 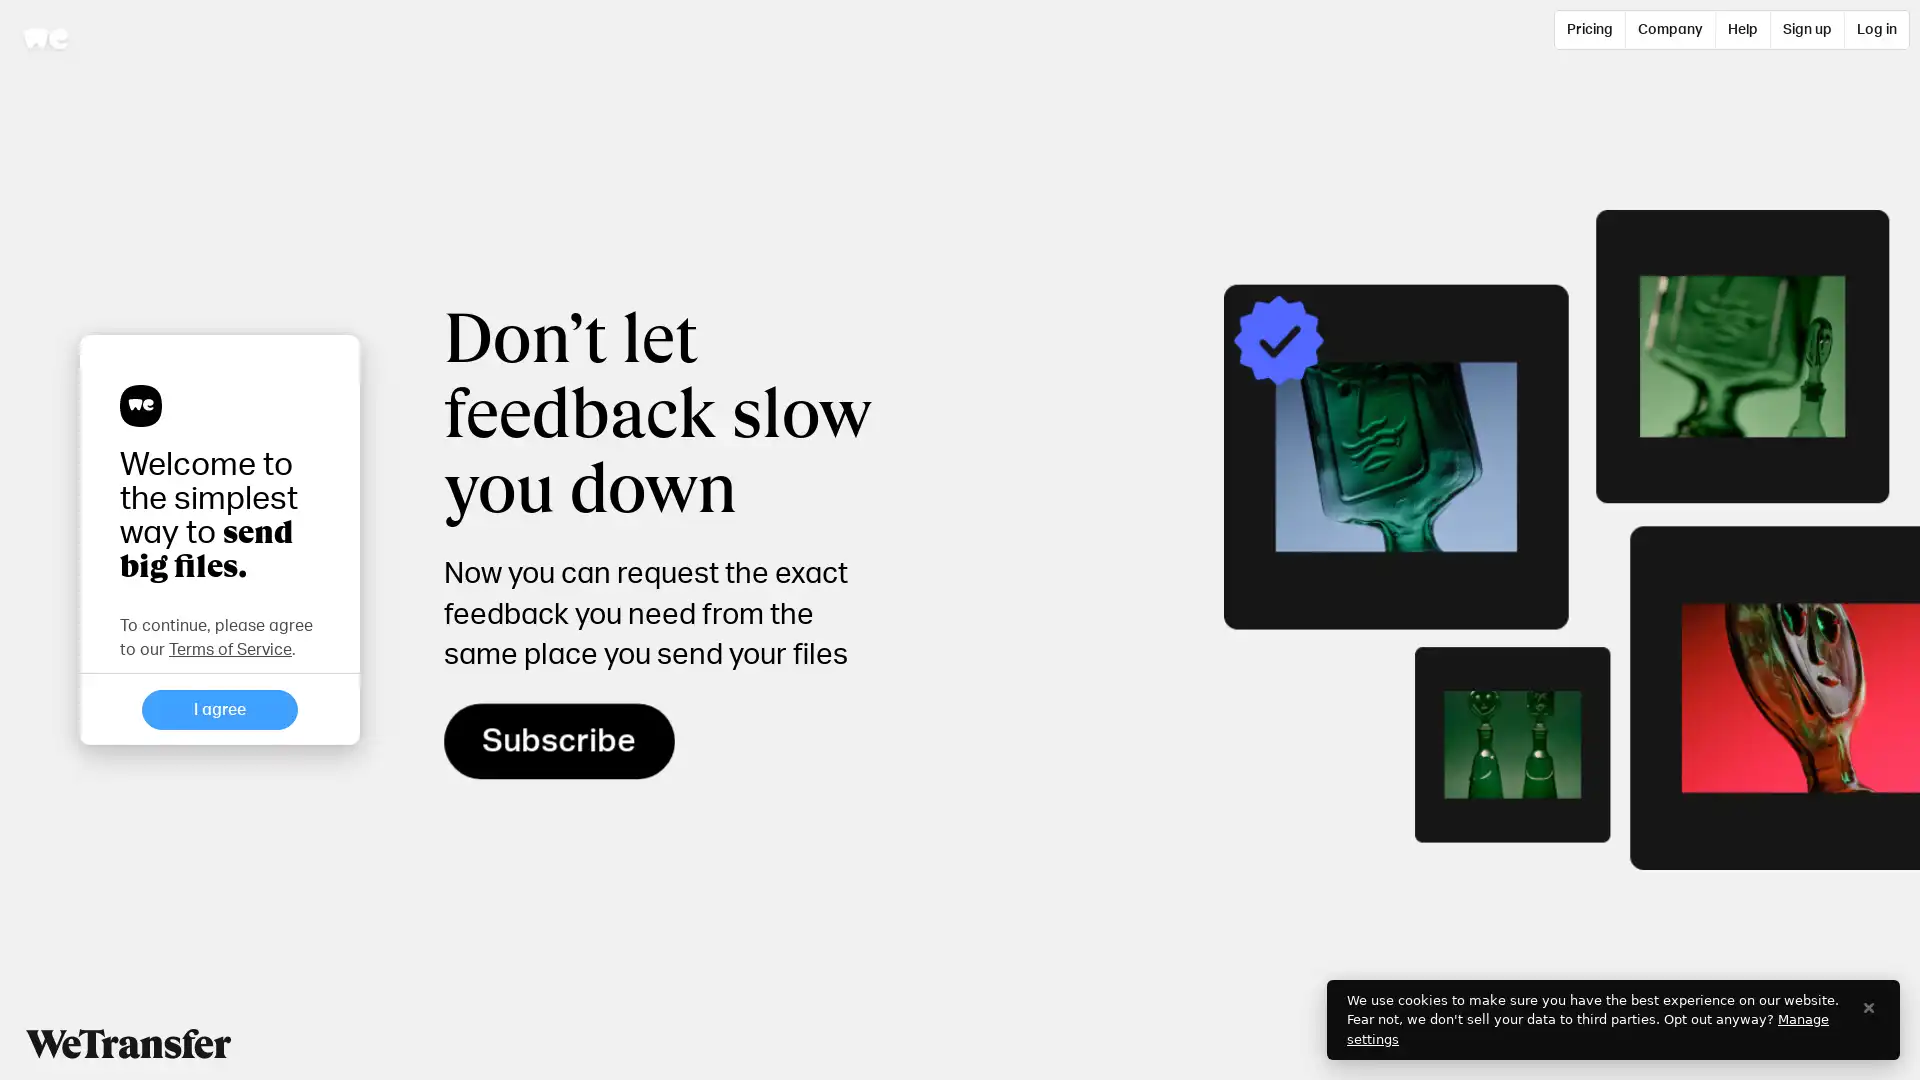 I want to click on I agree, so click(x=220, y=708).